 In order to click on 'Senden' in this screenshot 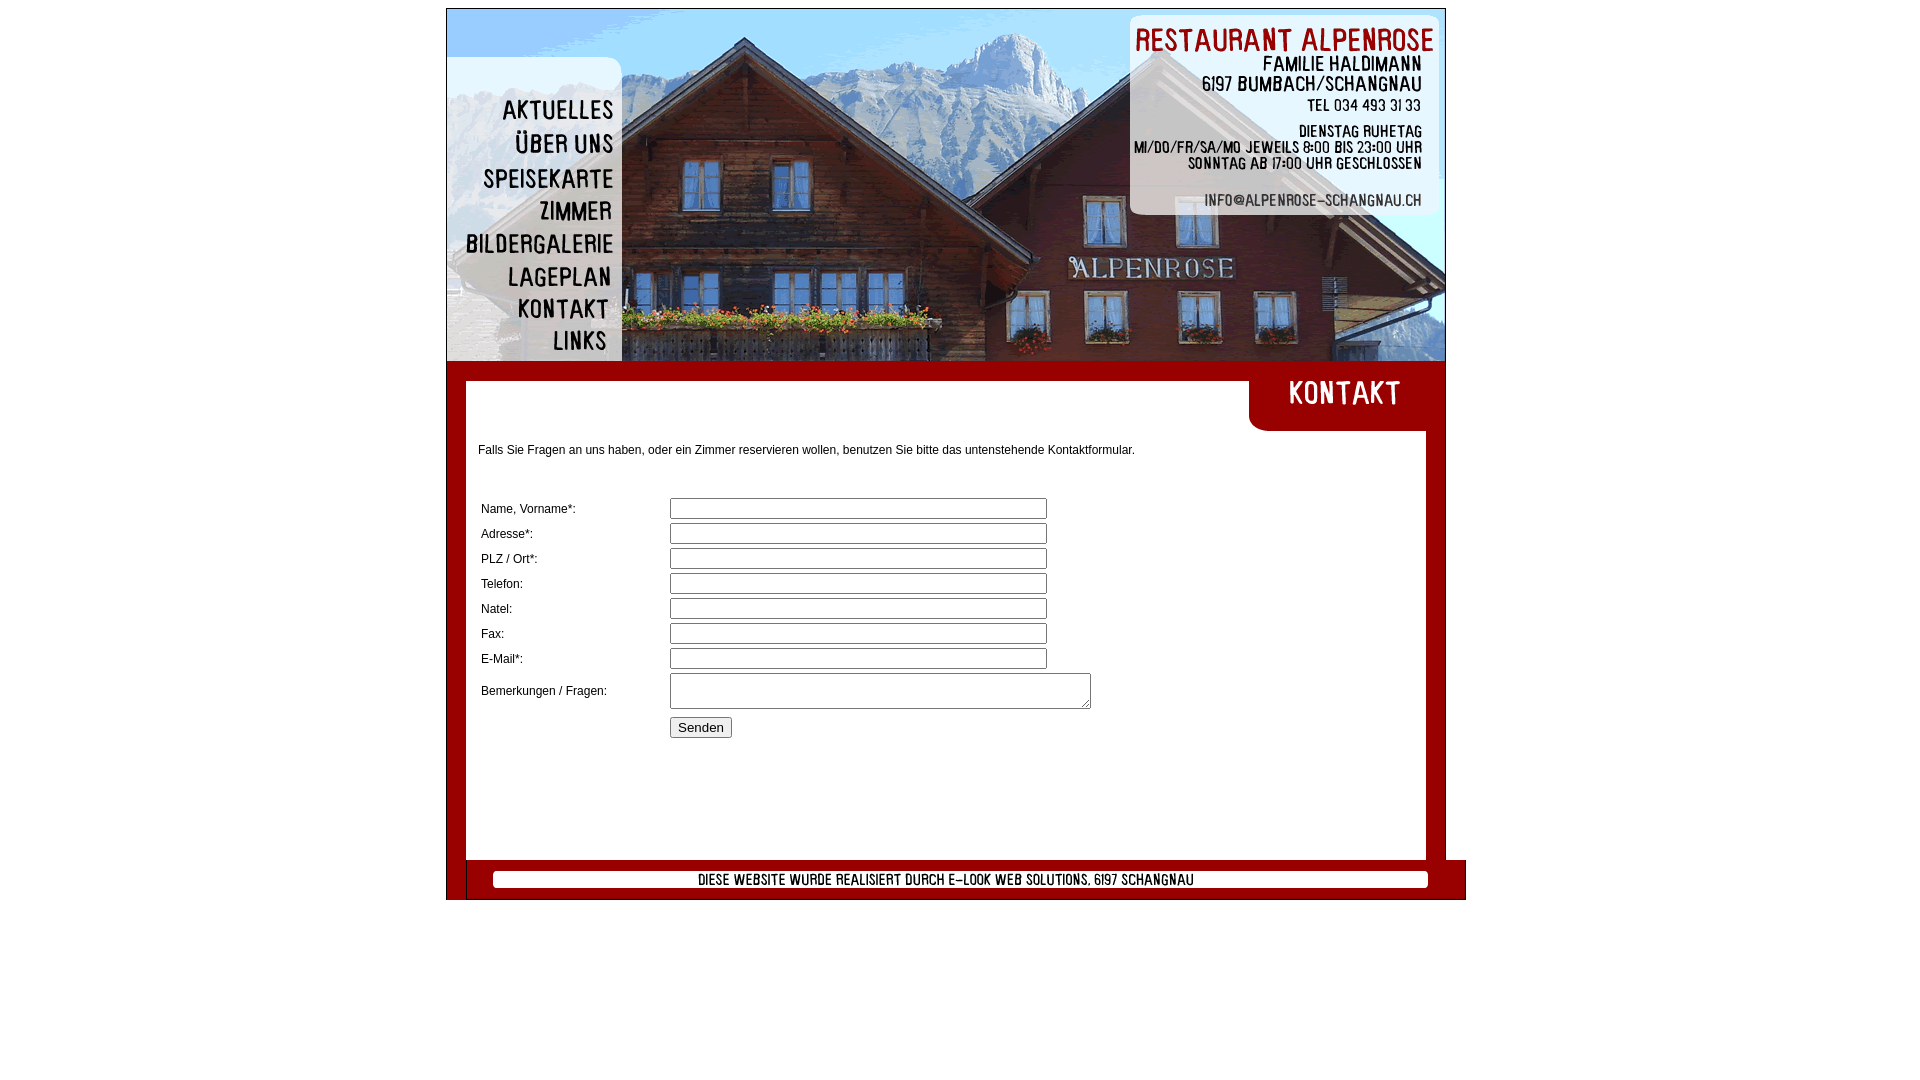, I will do `click(670, 727)`.